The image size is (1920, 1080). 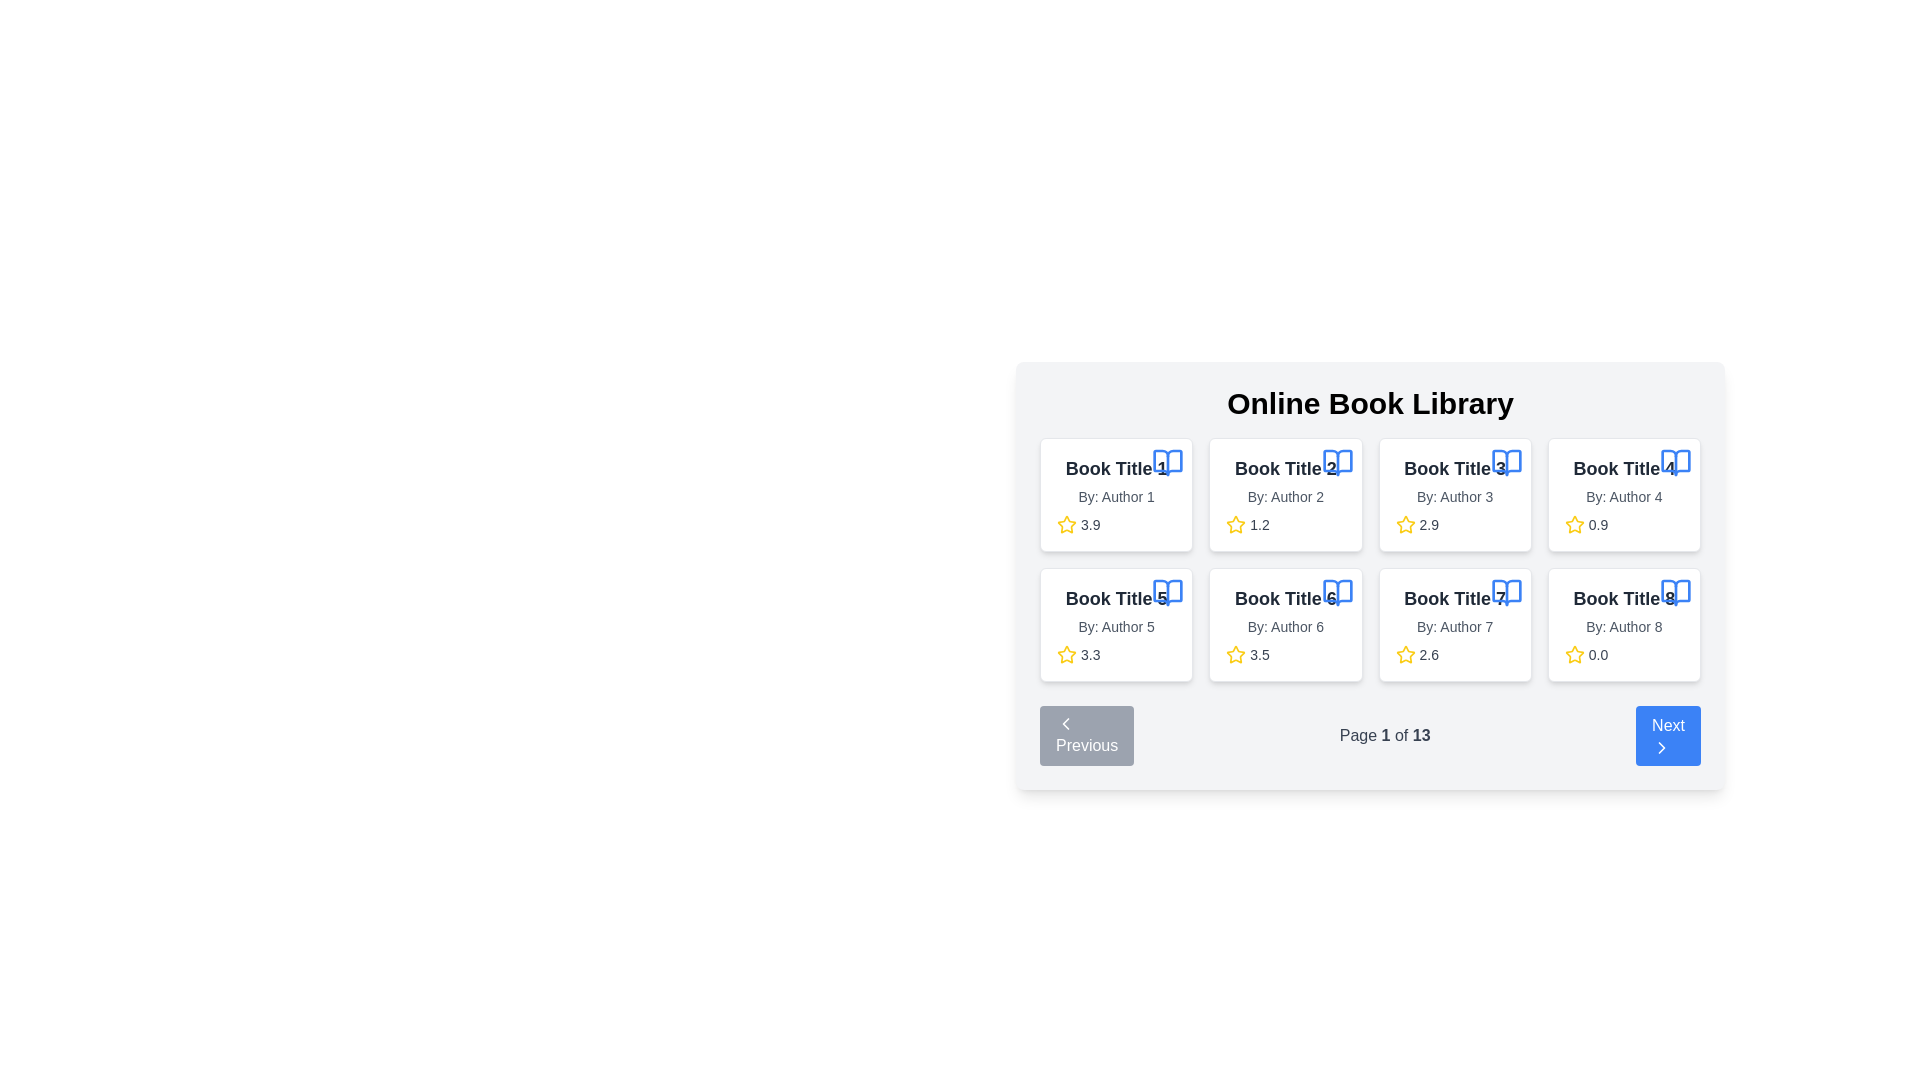 What do you see at coordinates (1624, 597) in the screenshot?
I see `the title Text Label in the bottom-right book card of the 'Online Book Library' interface` at bounding box center [1624, 597].